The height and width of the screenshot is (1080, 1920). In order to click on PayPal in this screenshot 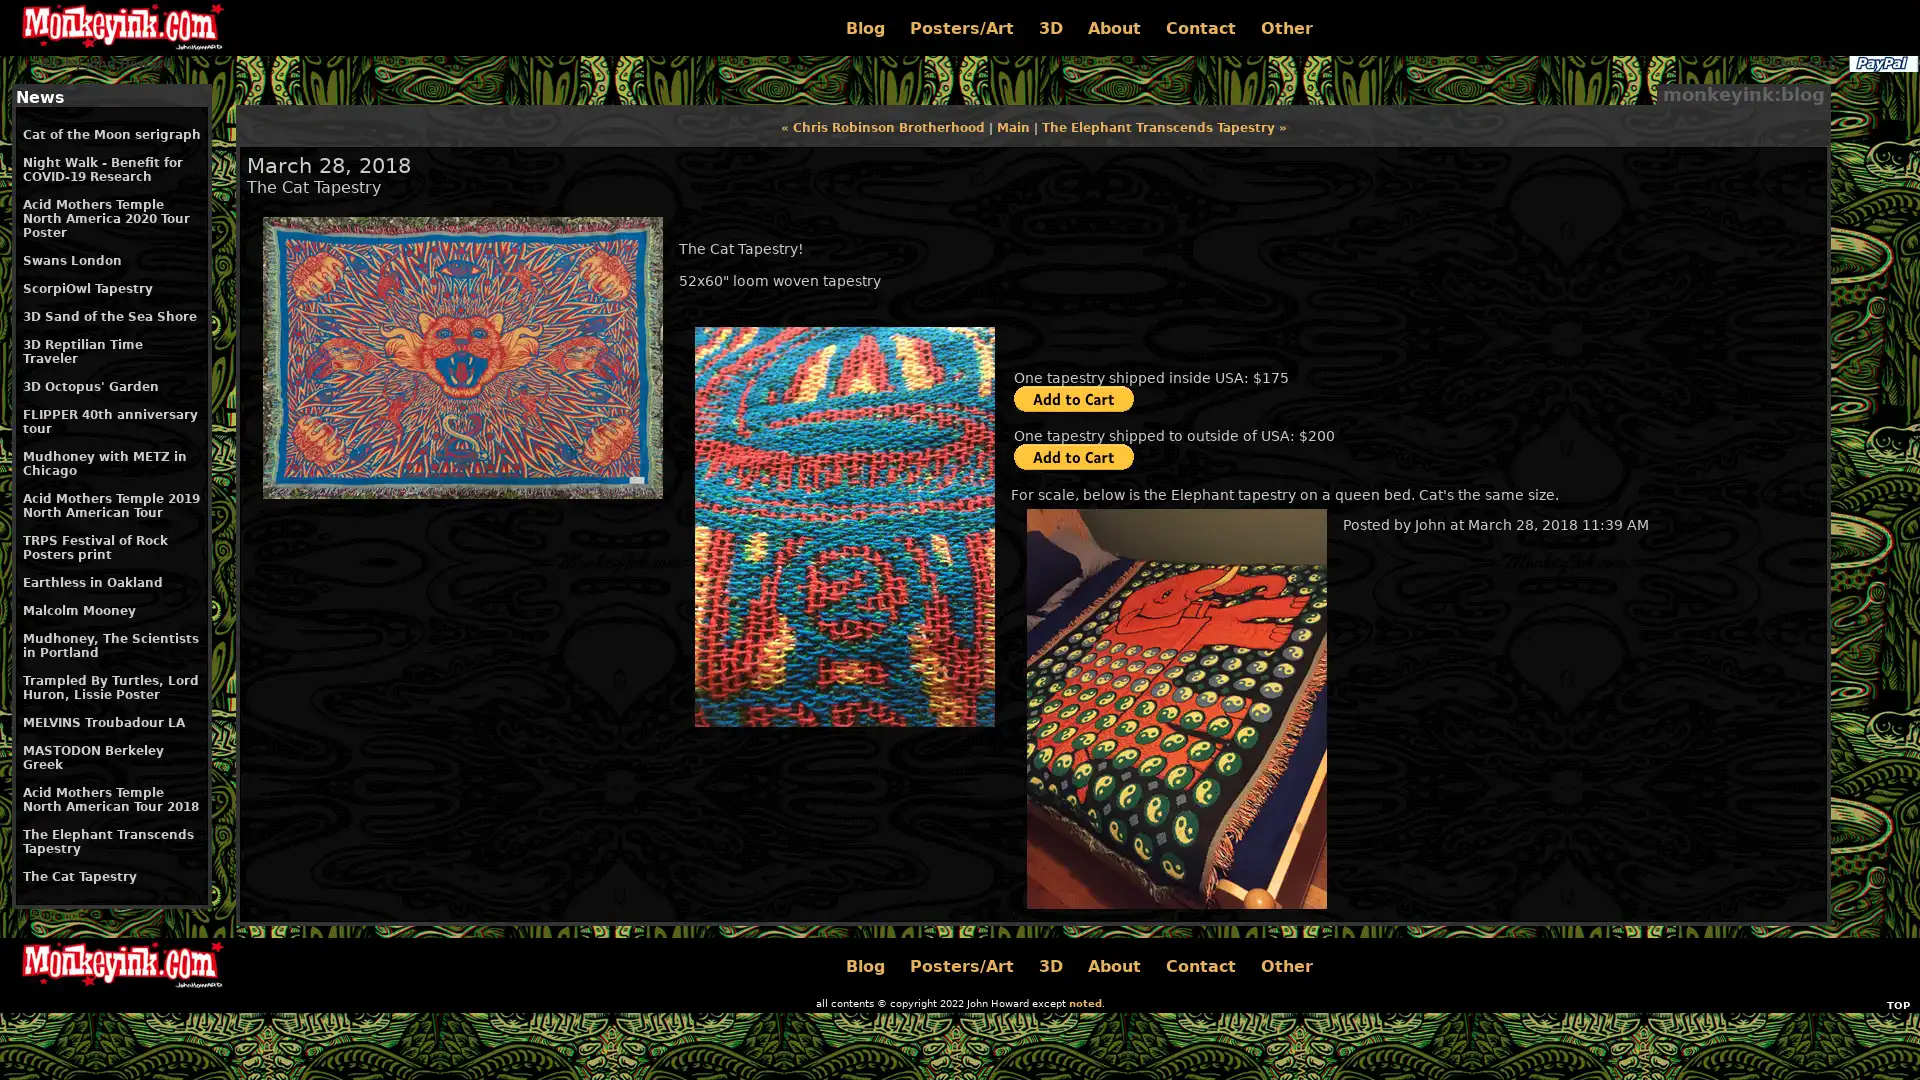, I will do `click(1881, 63)`.